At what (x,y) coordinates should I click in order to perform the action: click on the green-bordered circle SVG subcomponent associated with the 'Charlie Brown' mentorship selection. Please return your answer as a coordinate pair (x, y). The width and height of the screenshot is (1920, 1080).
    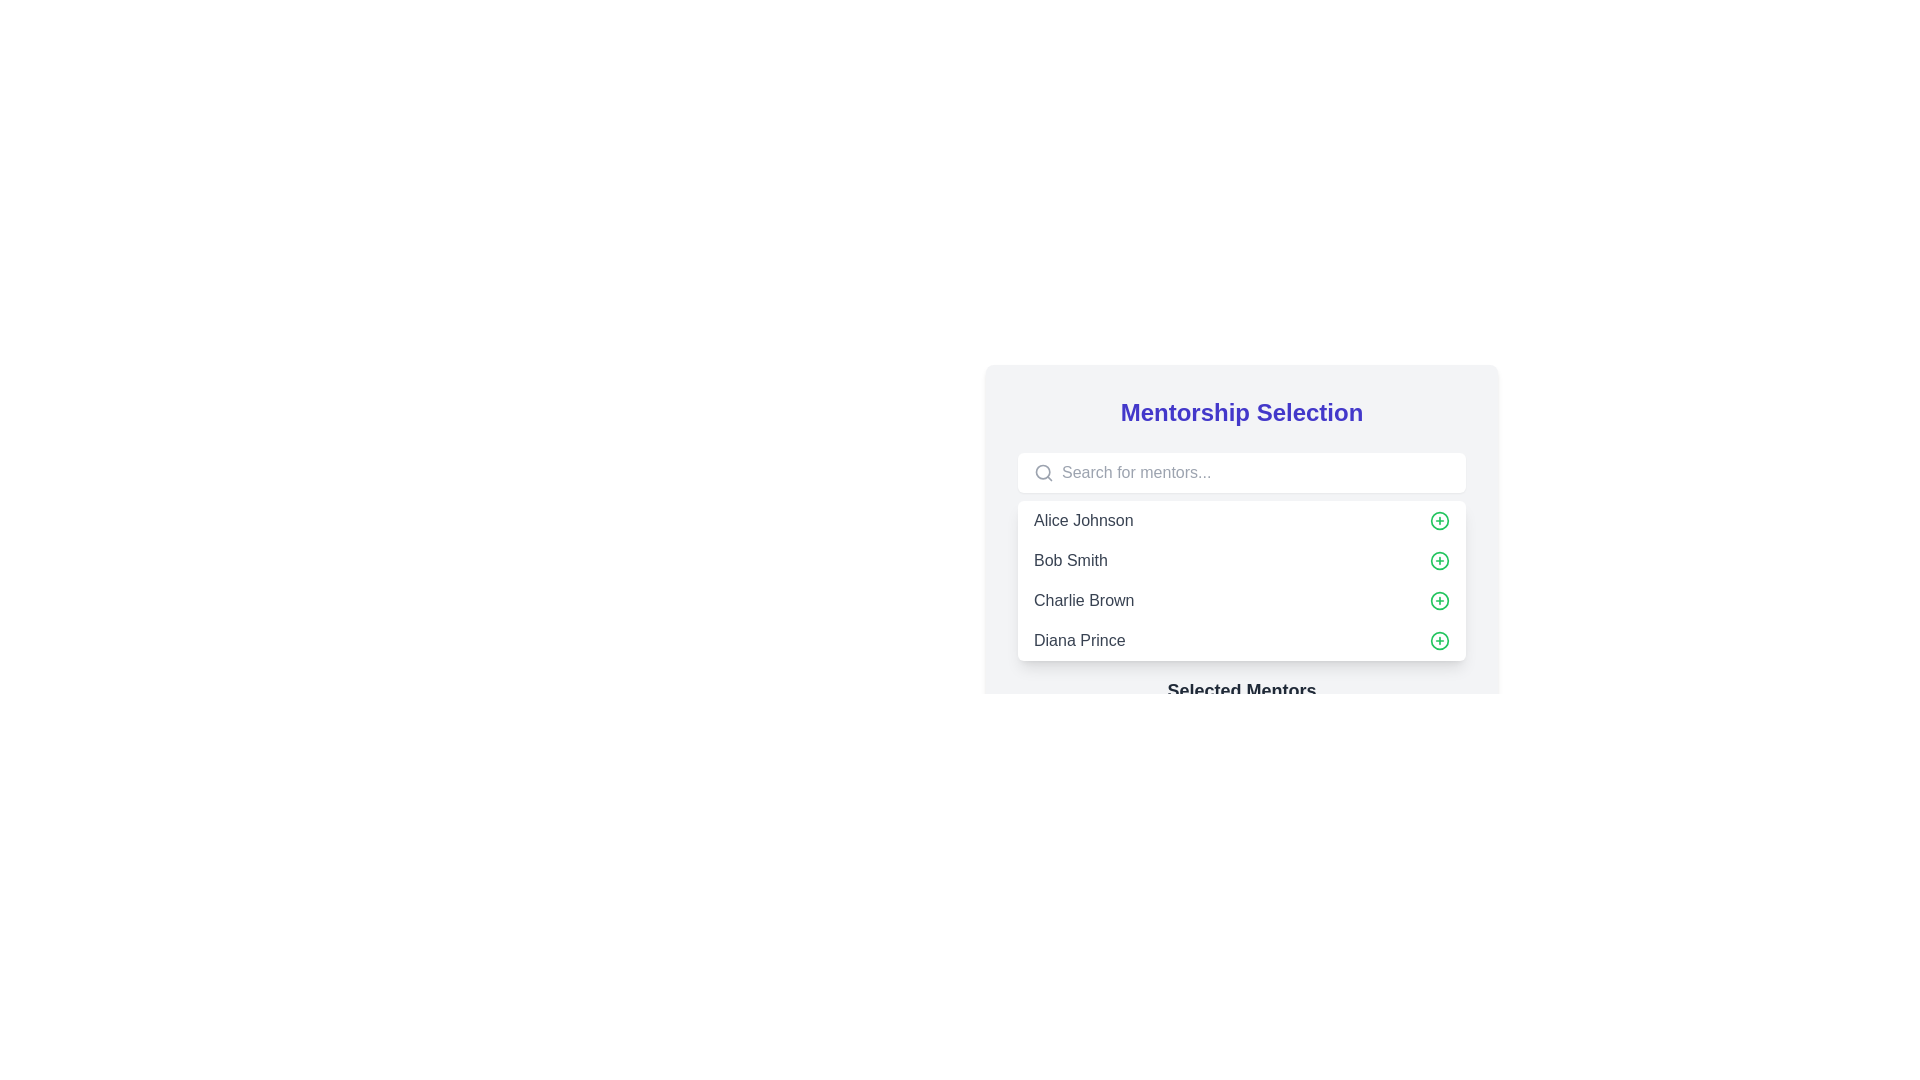
    Looking at the image, I should click on (1440, 600).